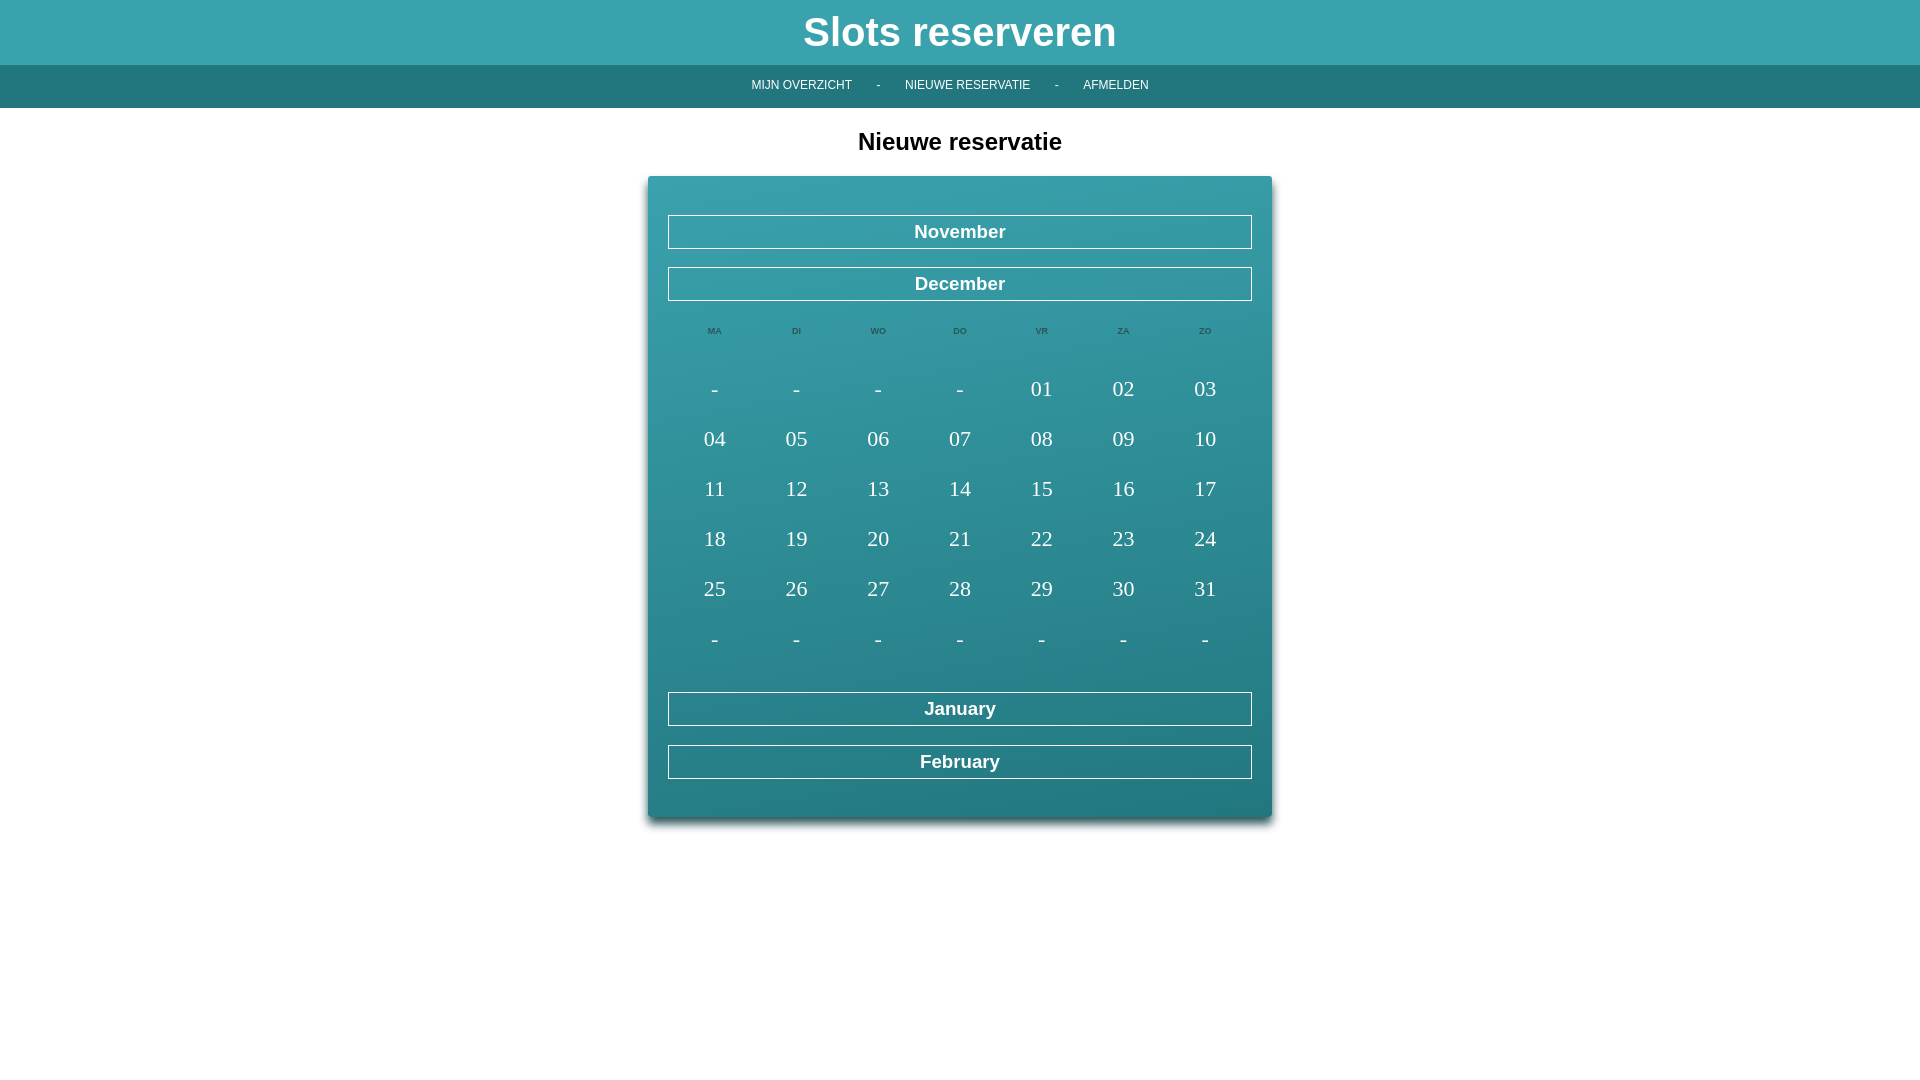 The height and width of the screenshot is (1080, 1920). I want to click on '20', so click(878, 540).